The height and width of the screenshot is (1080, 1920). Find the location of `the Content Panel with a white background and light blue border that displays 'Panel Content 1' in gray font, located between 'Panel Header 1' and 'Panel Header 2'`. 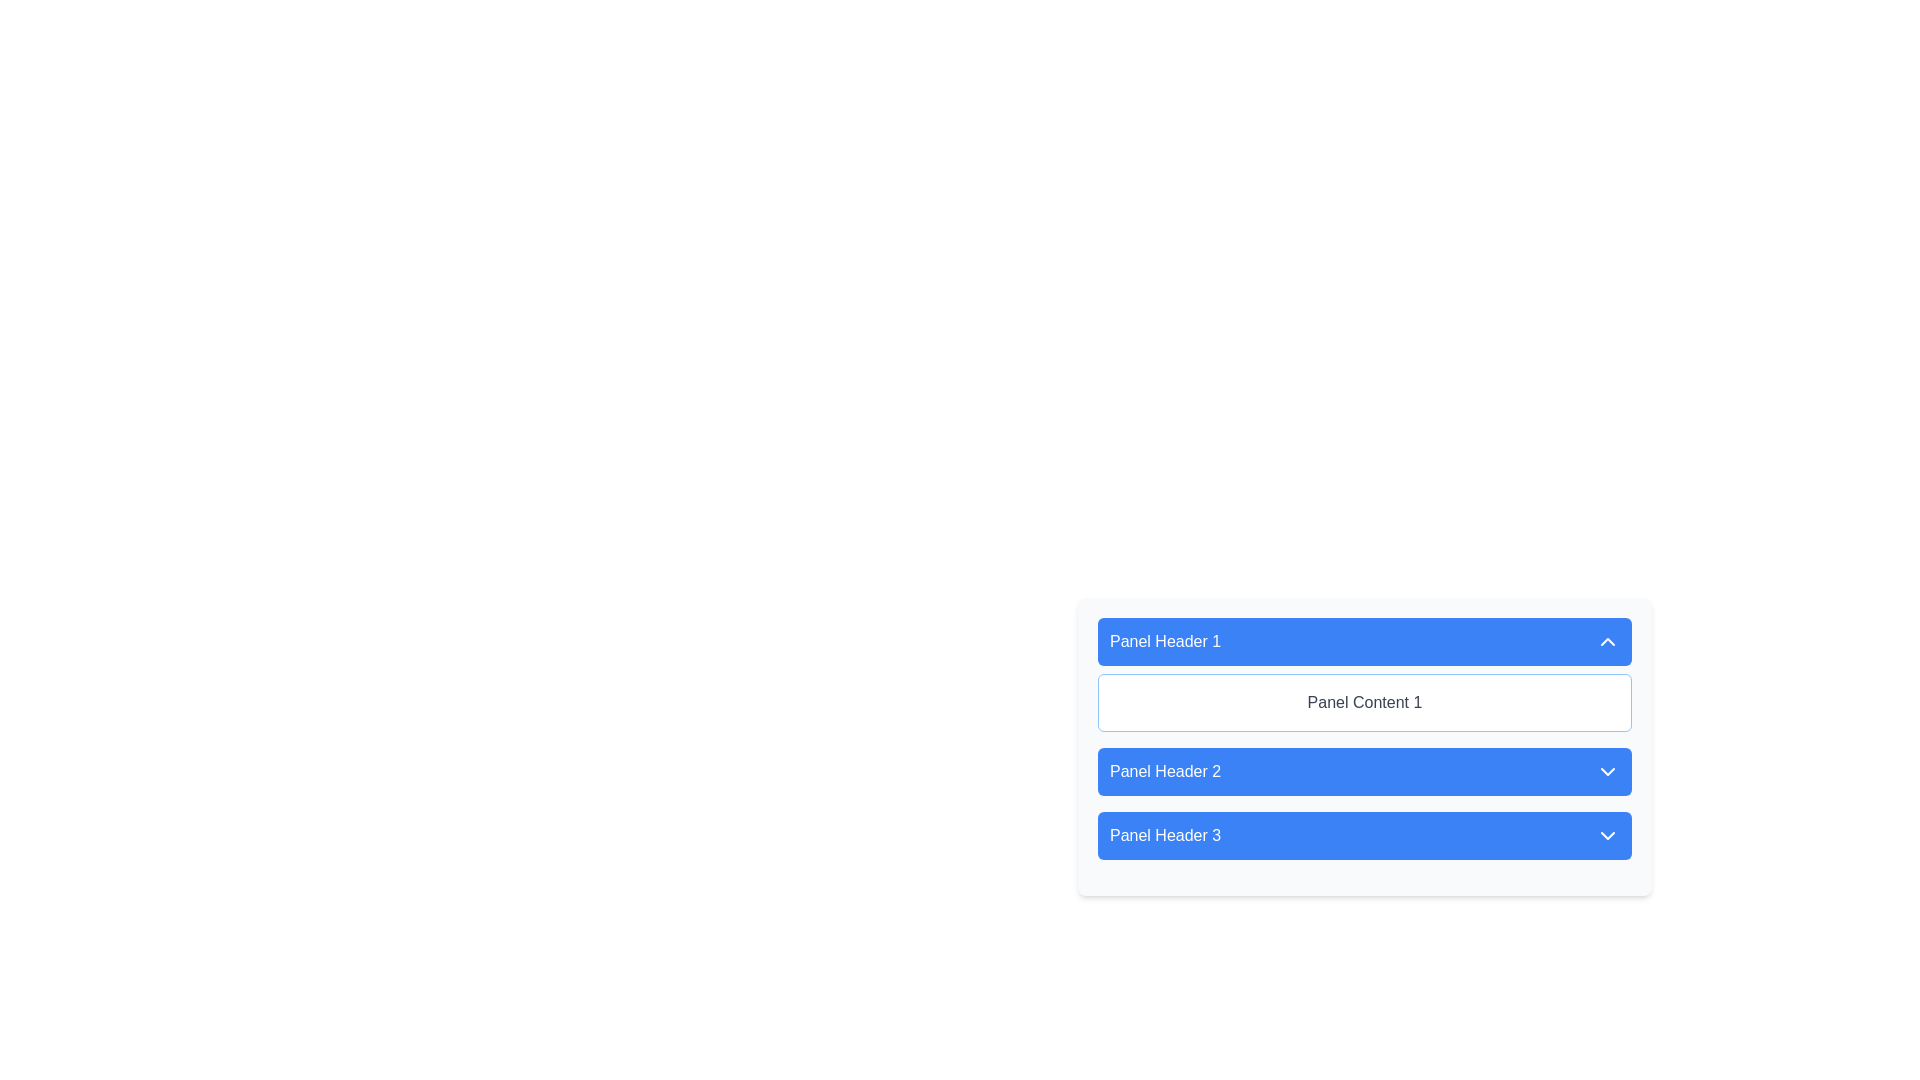

the Content Panel with a white background and light blue border that displays 'Panel Content 1' in gray font, located between 'Panel Header 1' and 'Panel Header 2' is located at coordinates (1363, 701).